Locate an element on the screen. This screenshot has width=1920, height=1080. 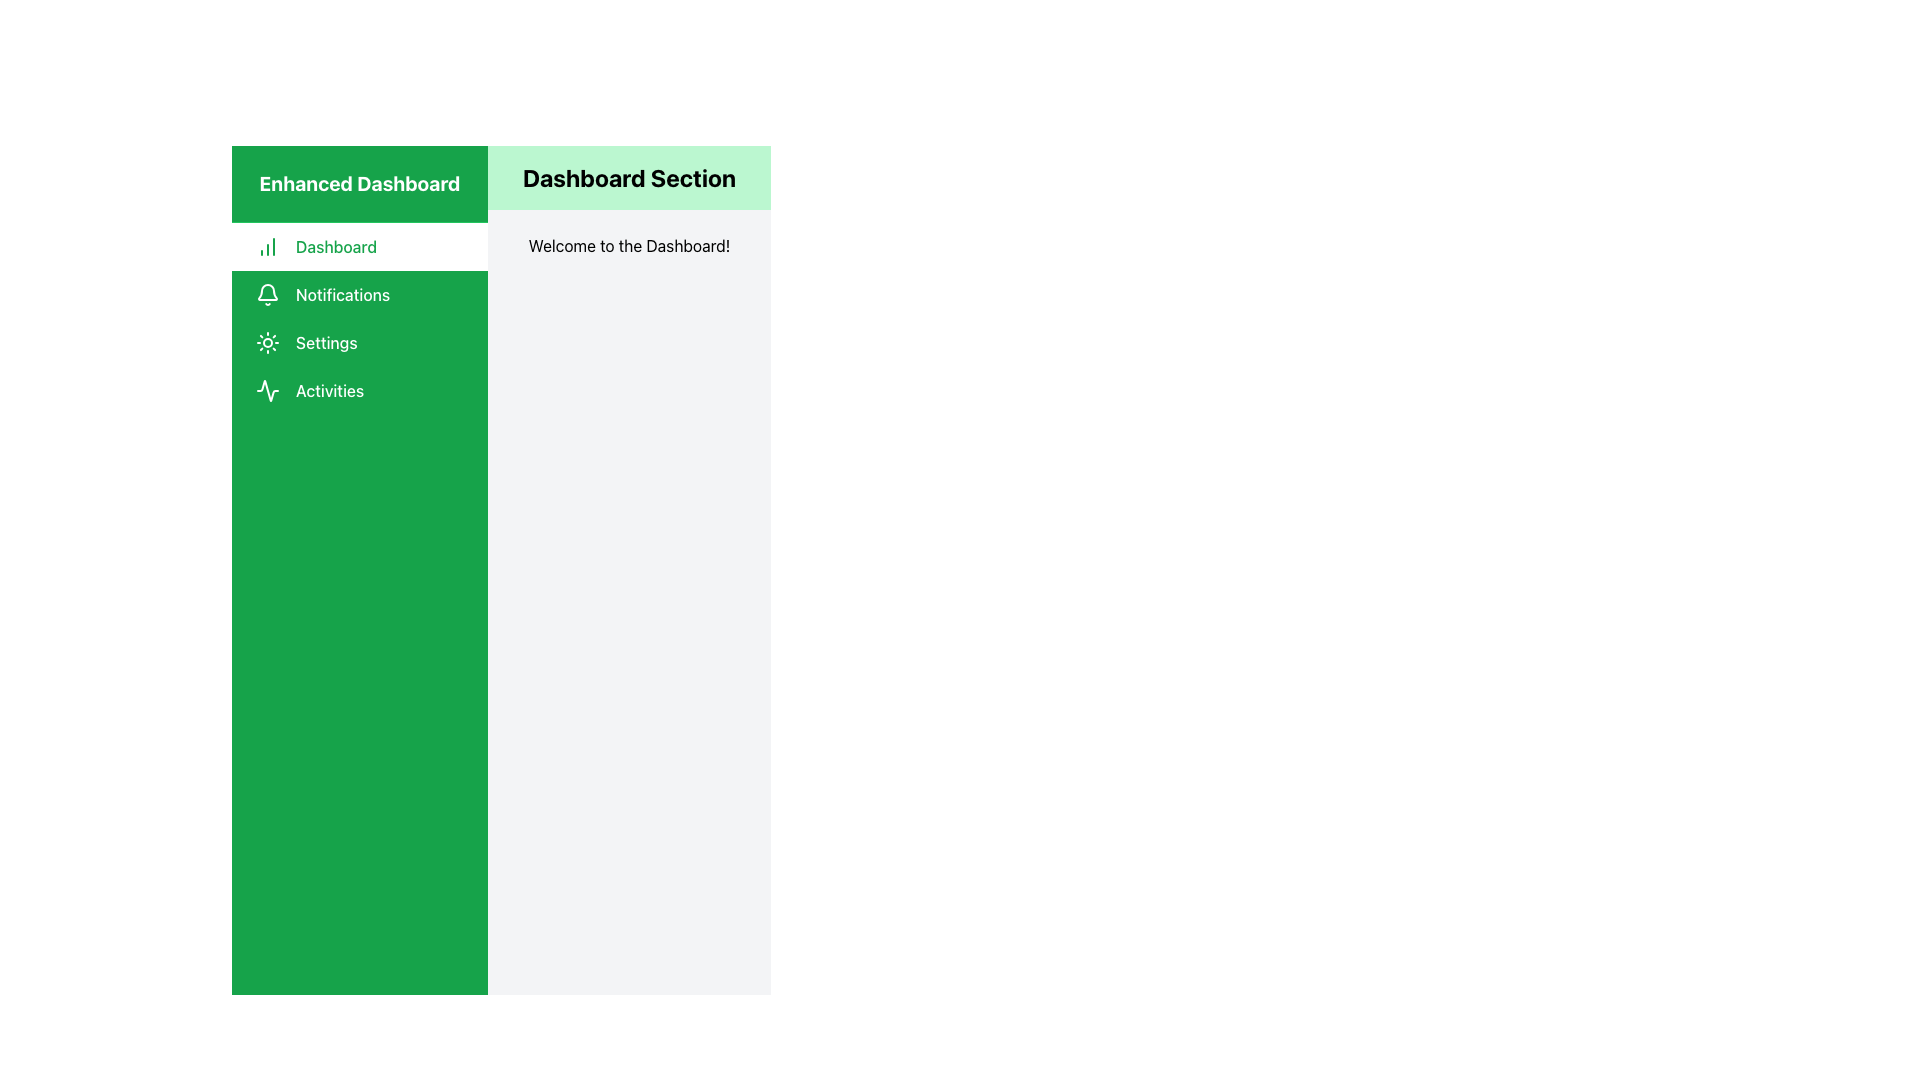
the second Text Label in the left-side vertical navigation menu, which is positioned below the 'Dashboard' entry and above the 'Settings' entry is located at coordinates (343, 294).